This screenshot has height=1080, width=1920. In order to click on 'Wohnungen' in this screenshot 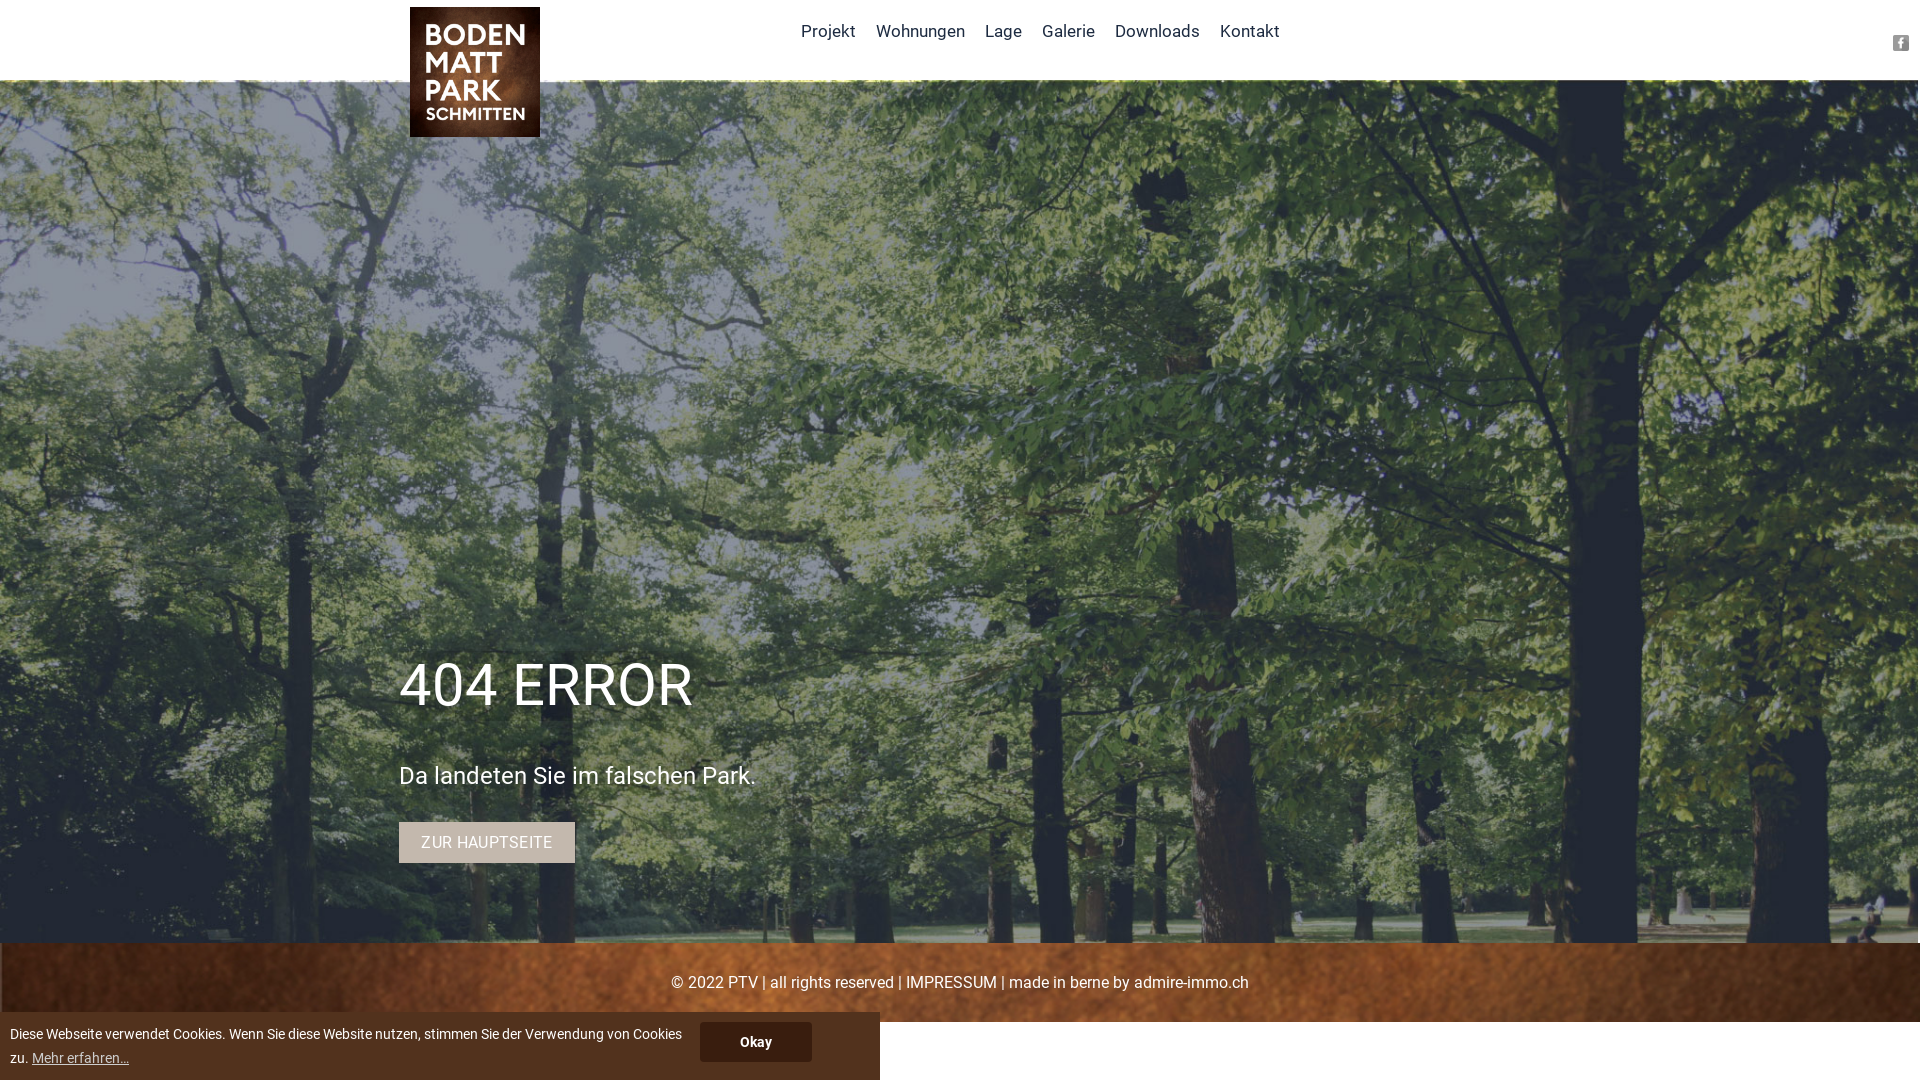, I will do `click(865, 30)`.